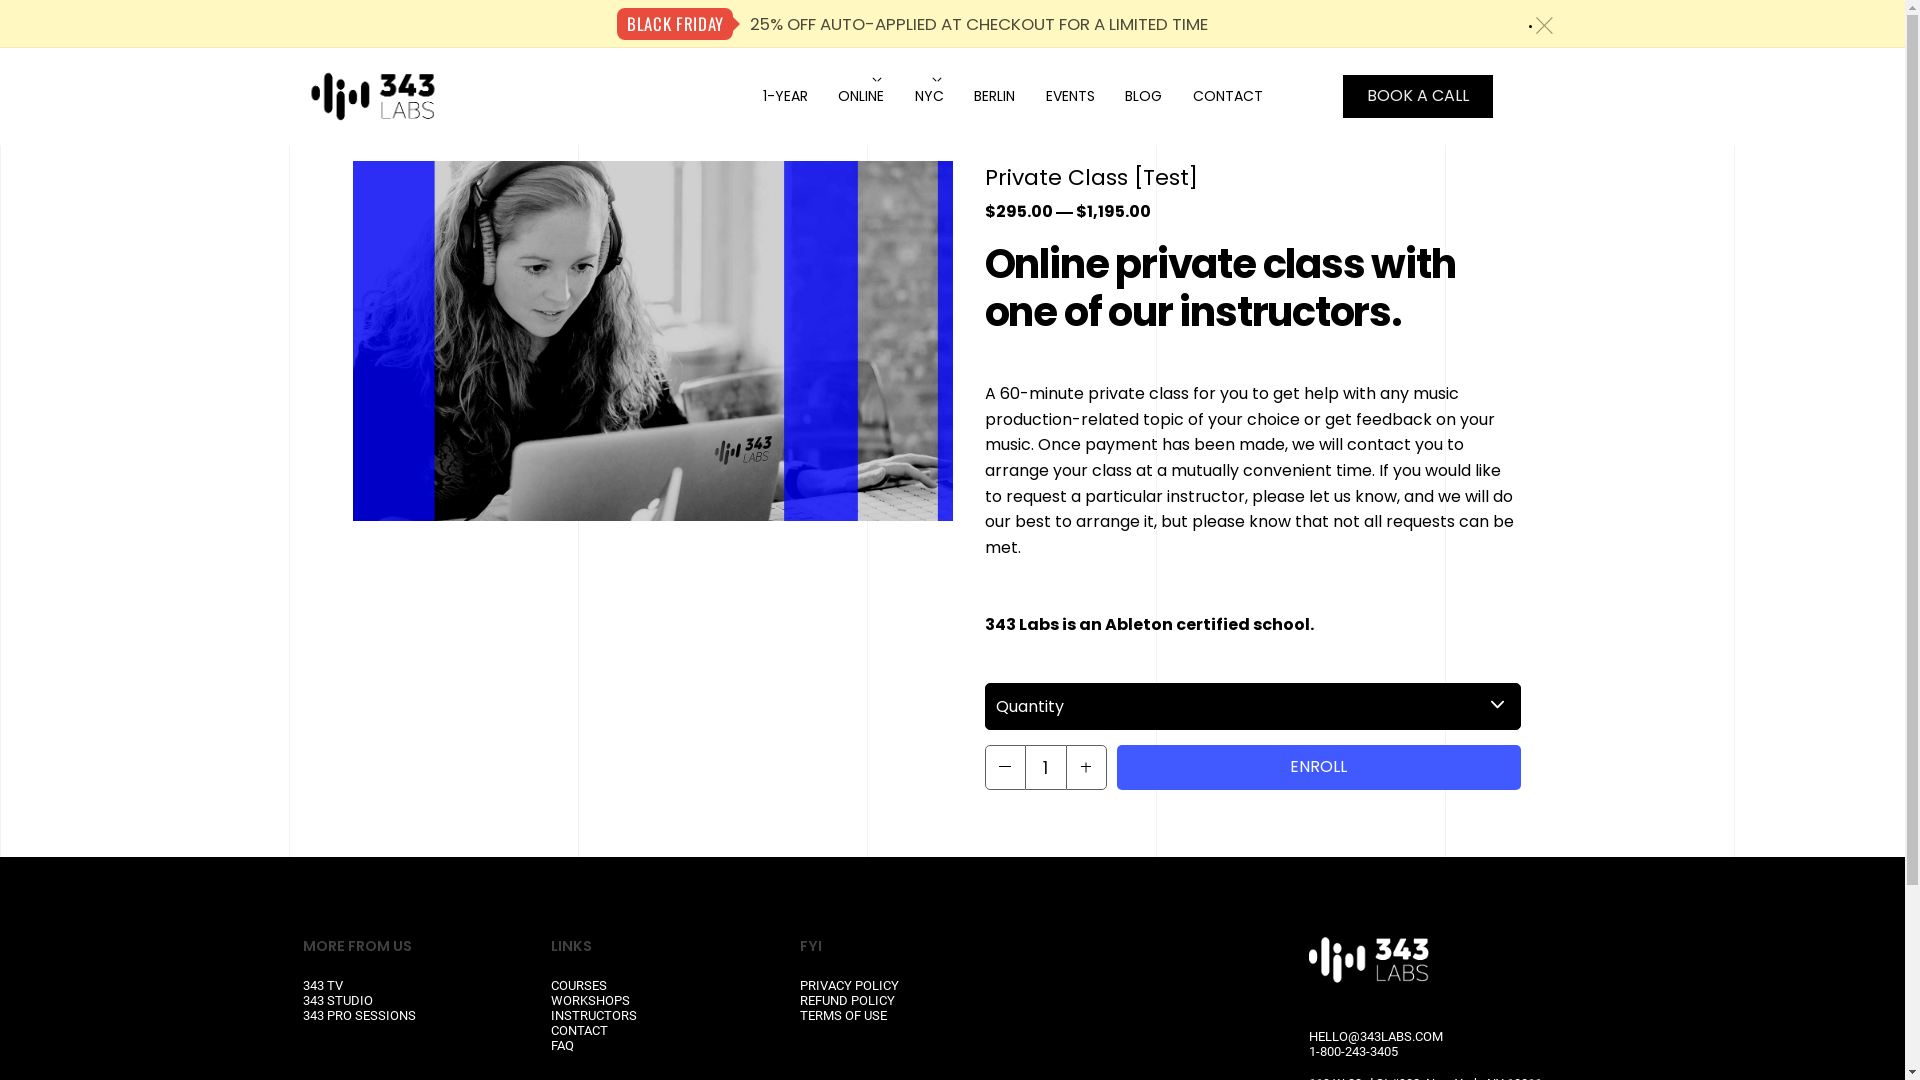 The height and width of the screenshot is (1080, 1920). I want to click on 'PRIVACY POLICY', so click(849, 984).